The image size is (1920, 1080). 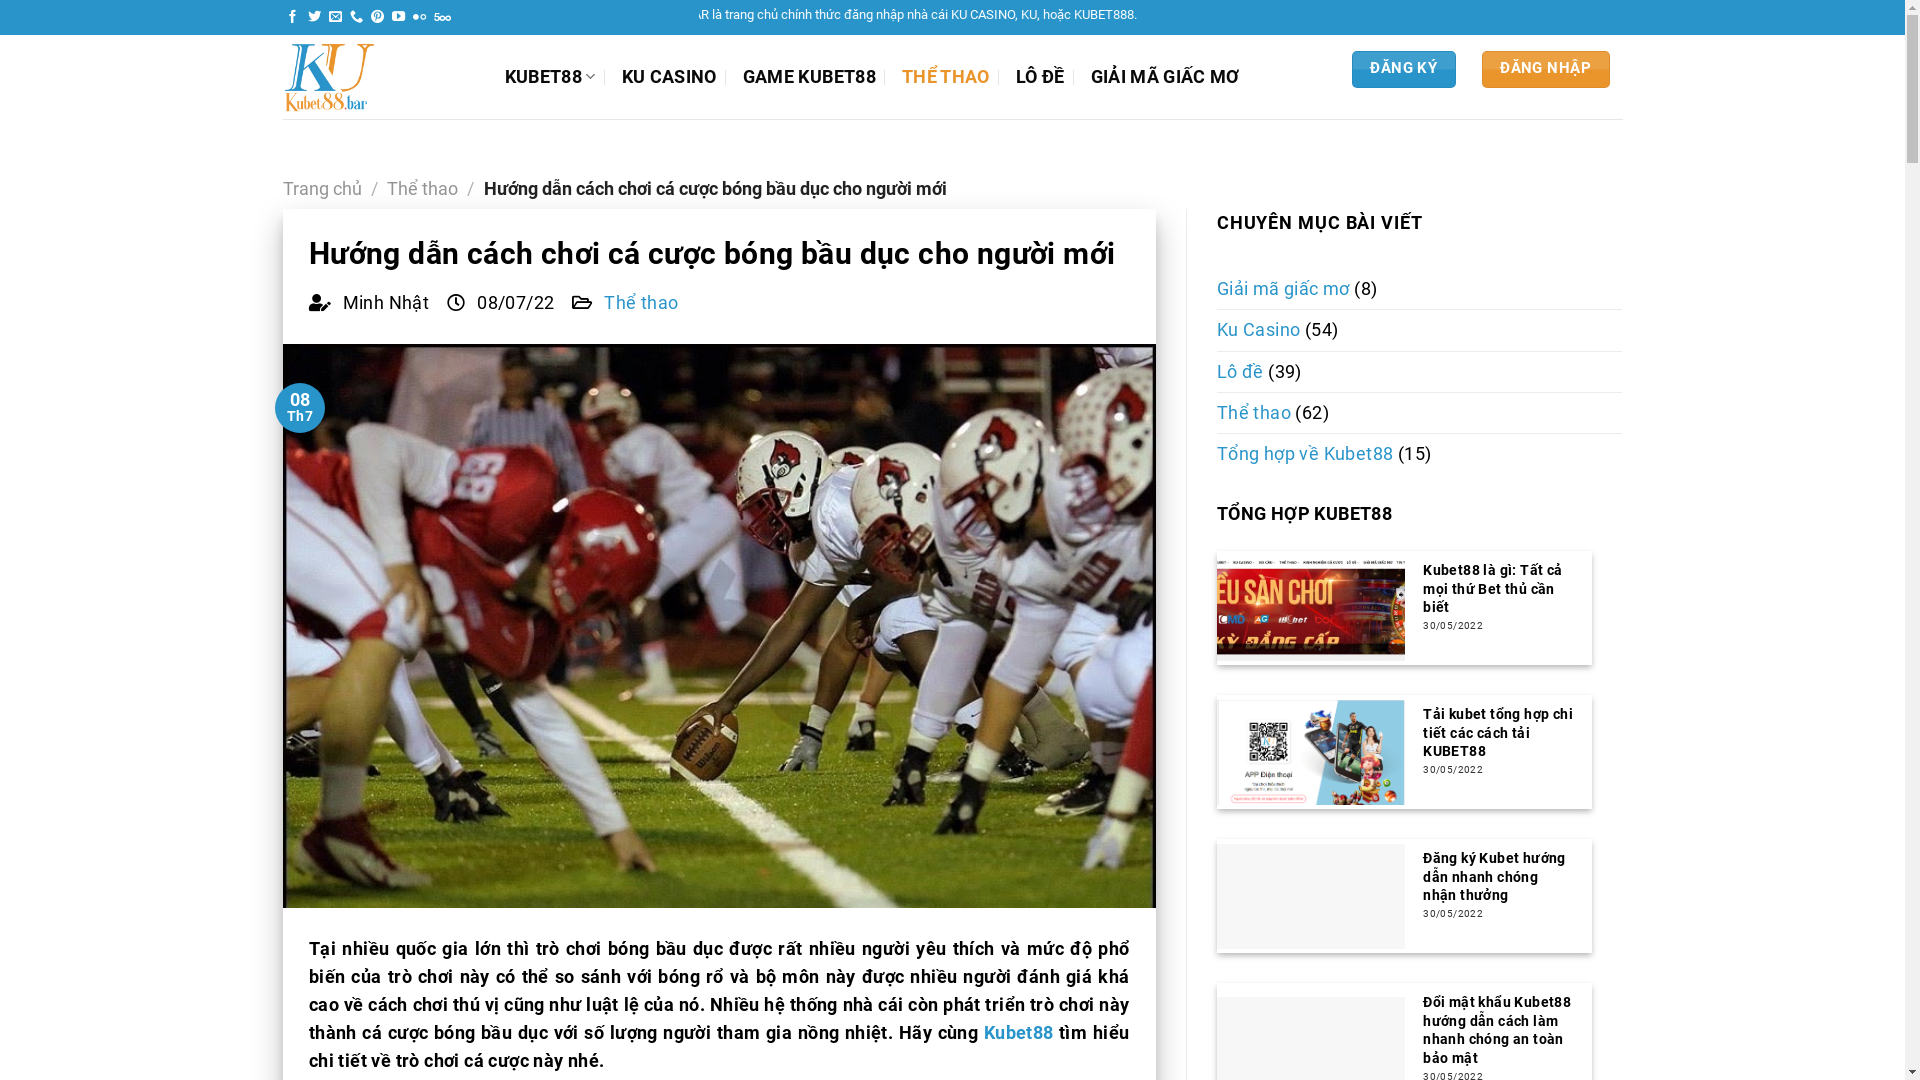 What do you see at coordinates (549, 75) in the screenshot?
I see `'KUBET88'` at bounding box center [549, 75].